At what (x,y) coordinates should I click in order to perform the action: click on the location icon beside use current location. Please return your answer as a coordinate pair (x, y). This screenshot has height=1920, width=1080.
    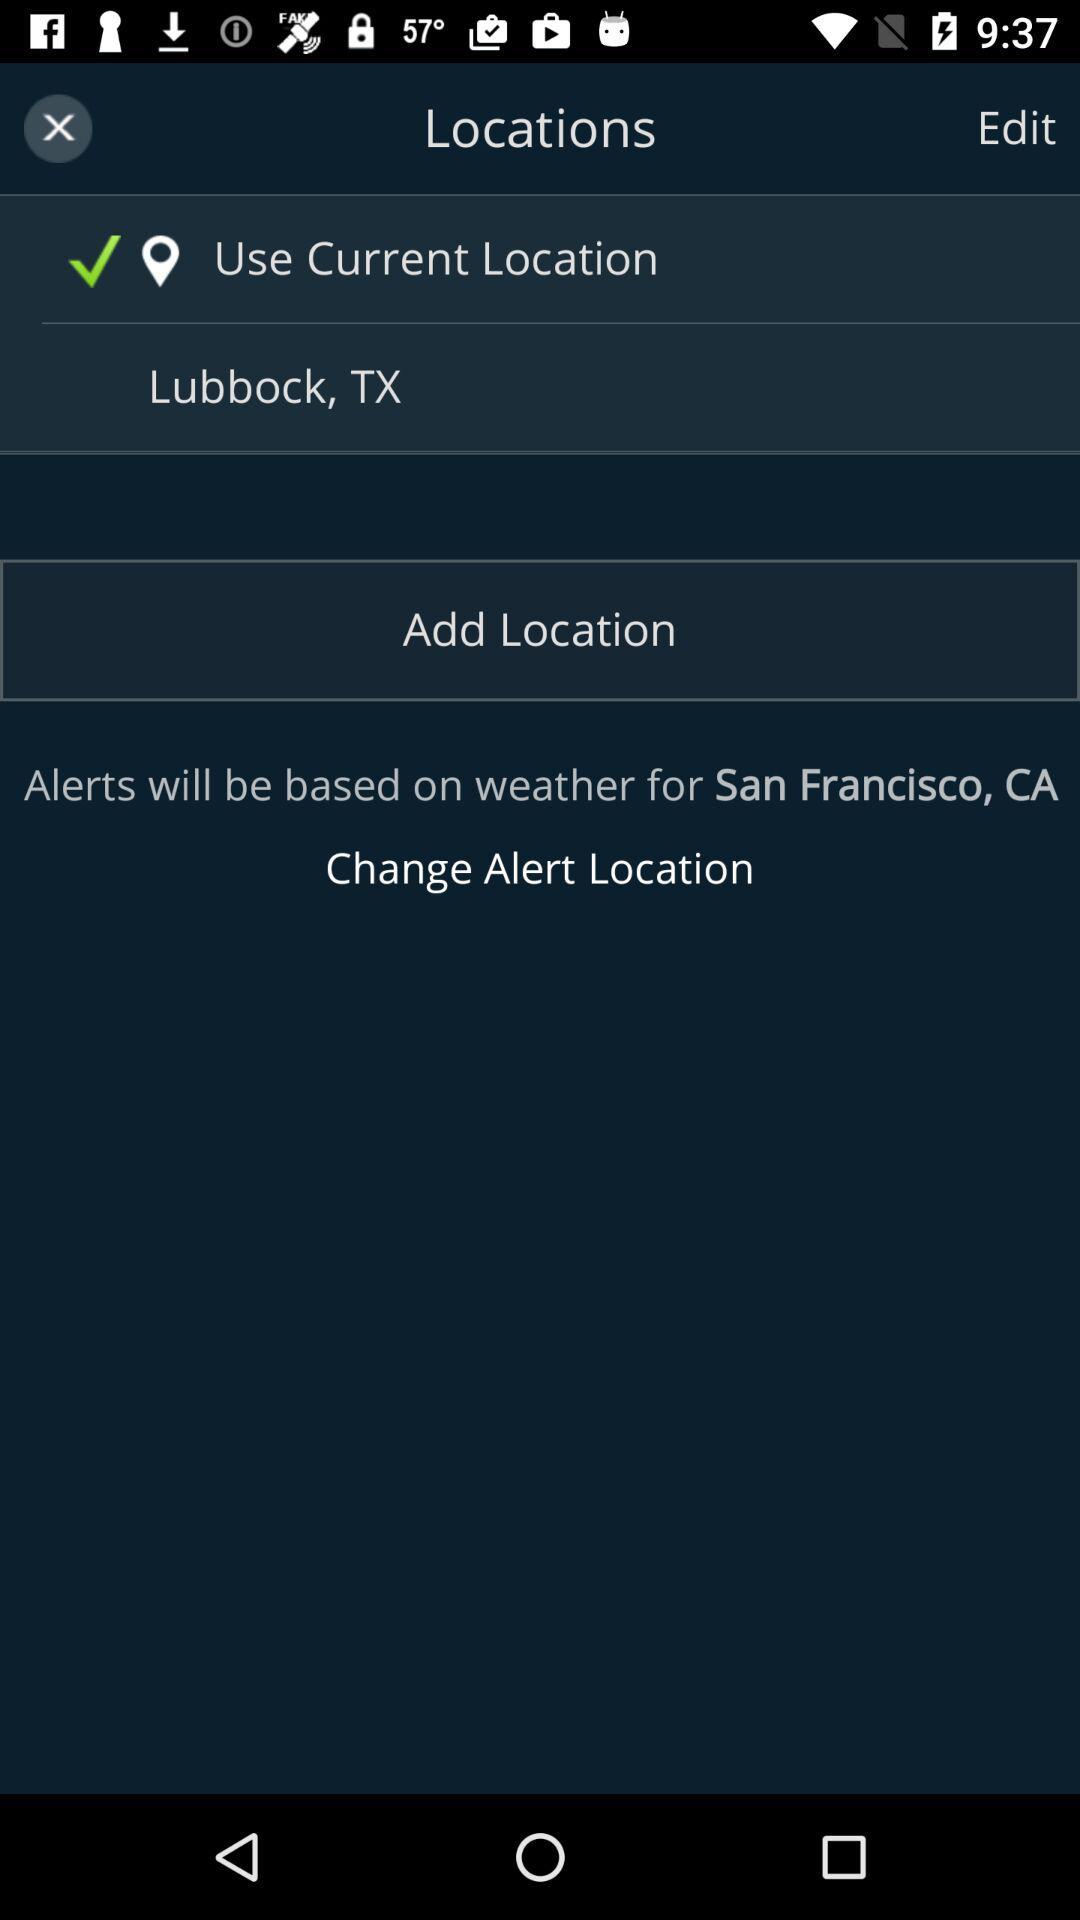
    Looking at the image, I should click on (159, 261).